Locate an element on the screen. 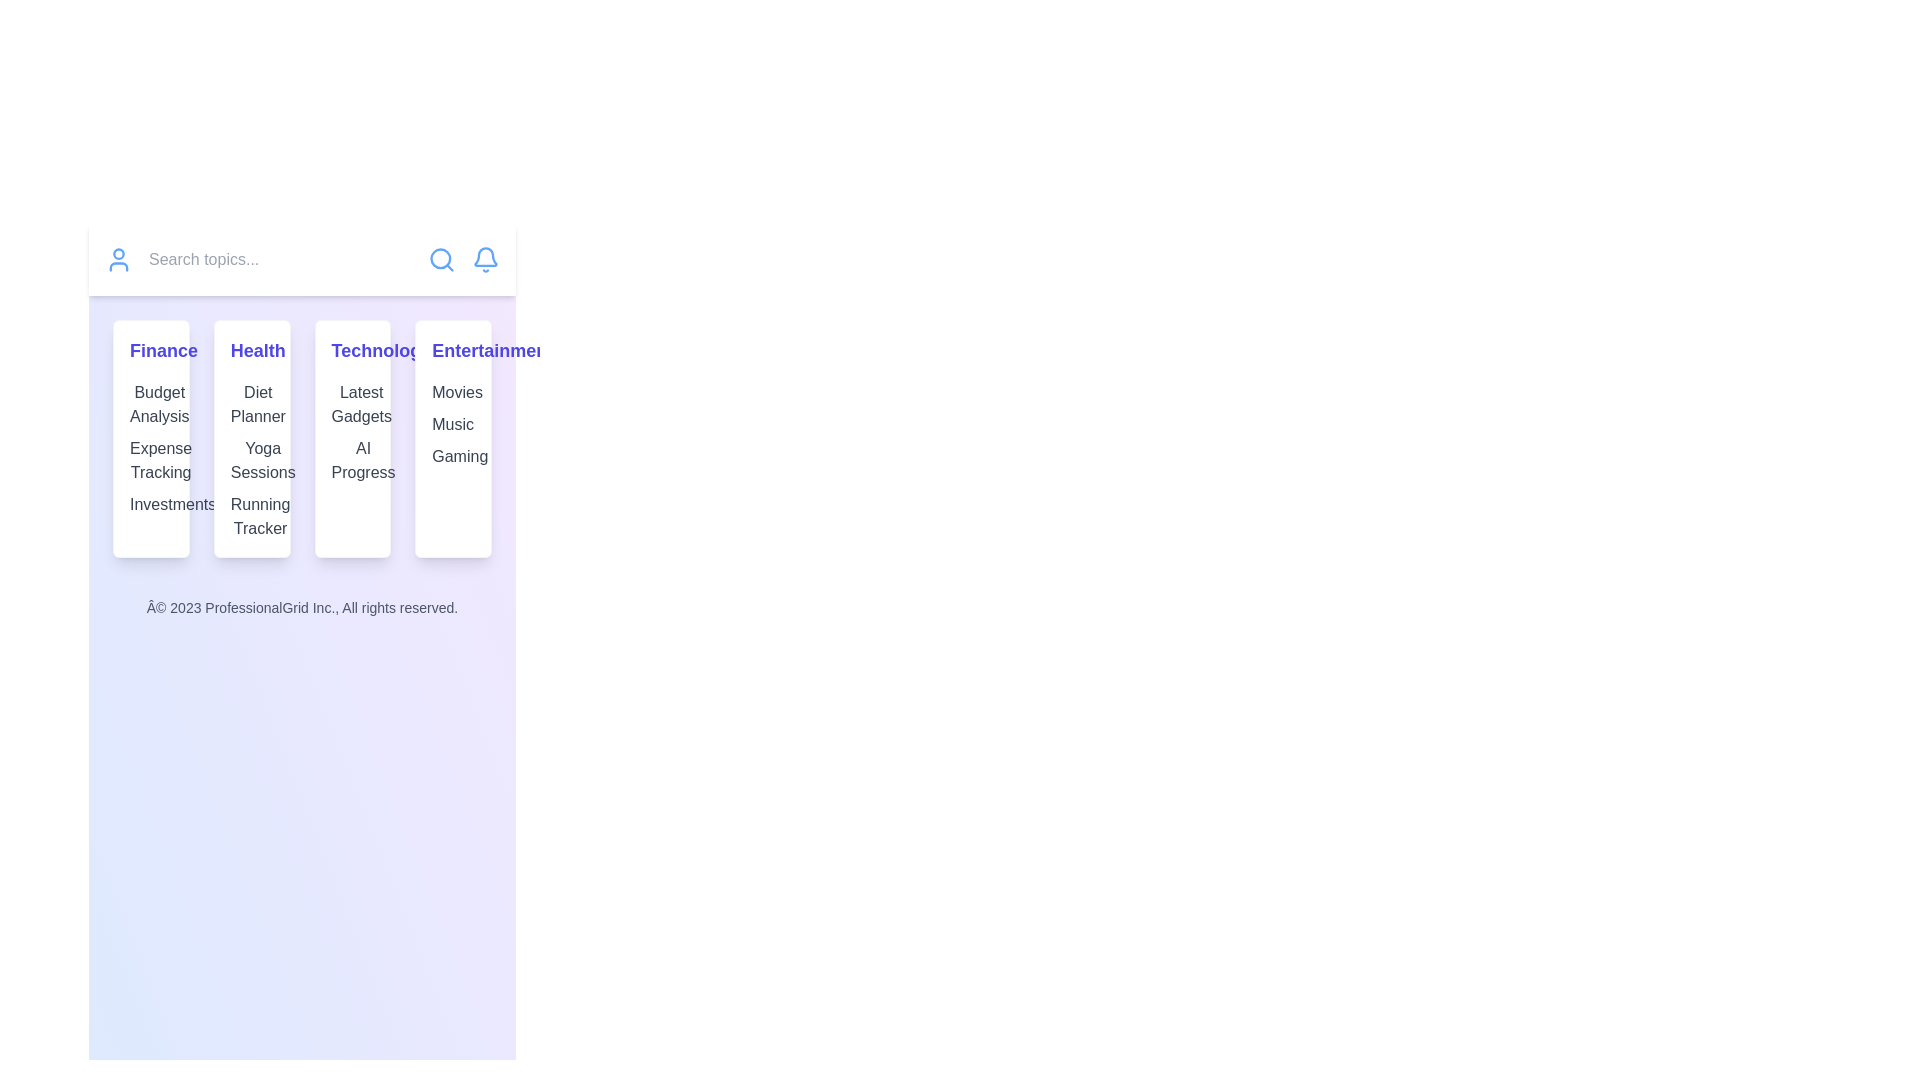 The height and width of the screenshot is (1080, 1920). the Text Label in the second vertical card from the left under the 'Health' section, which is positioned between 'Diet Planner' and 'Running Tracker' related to Yoga Sessions is located at coordinates (251, 461).